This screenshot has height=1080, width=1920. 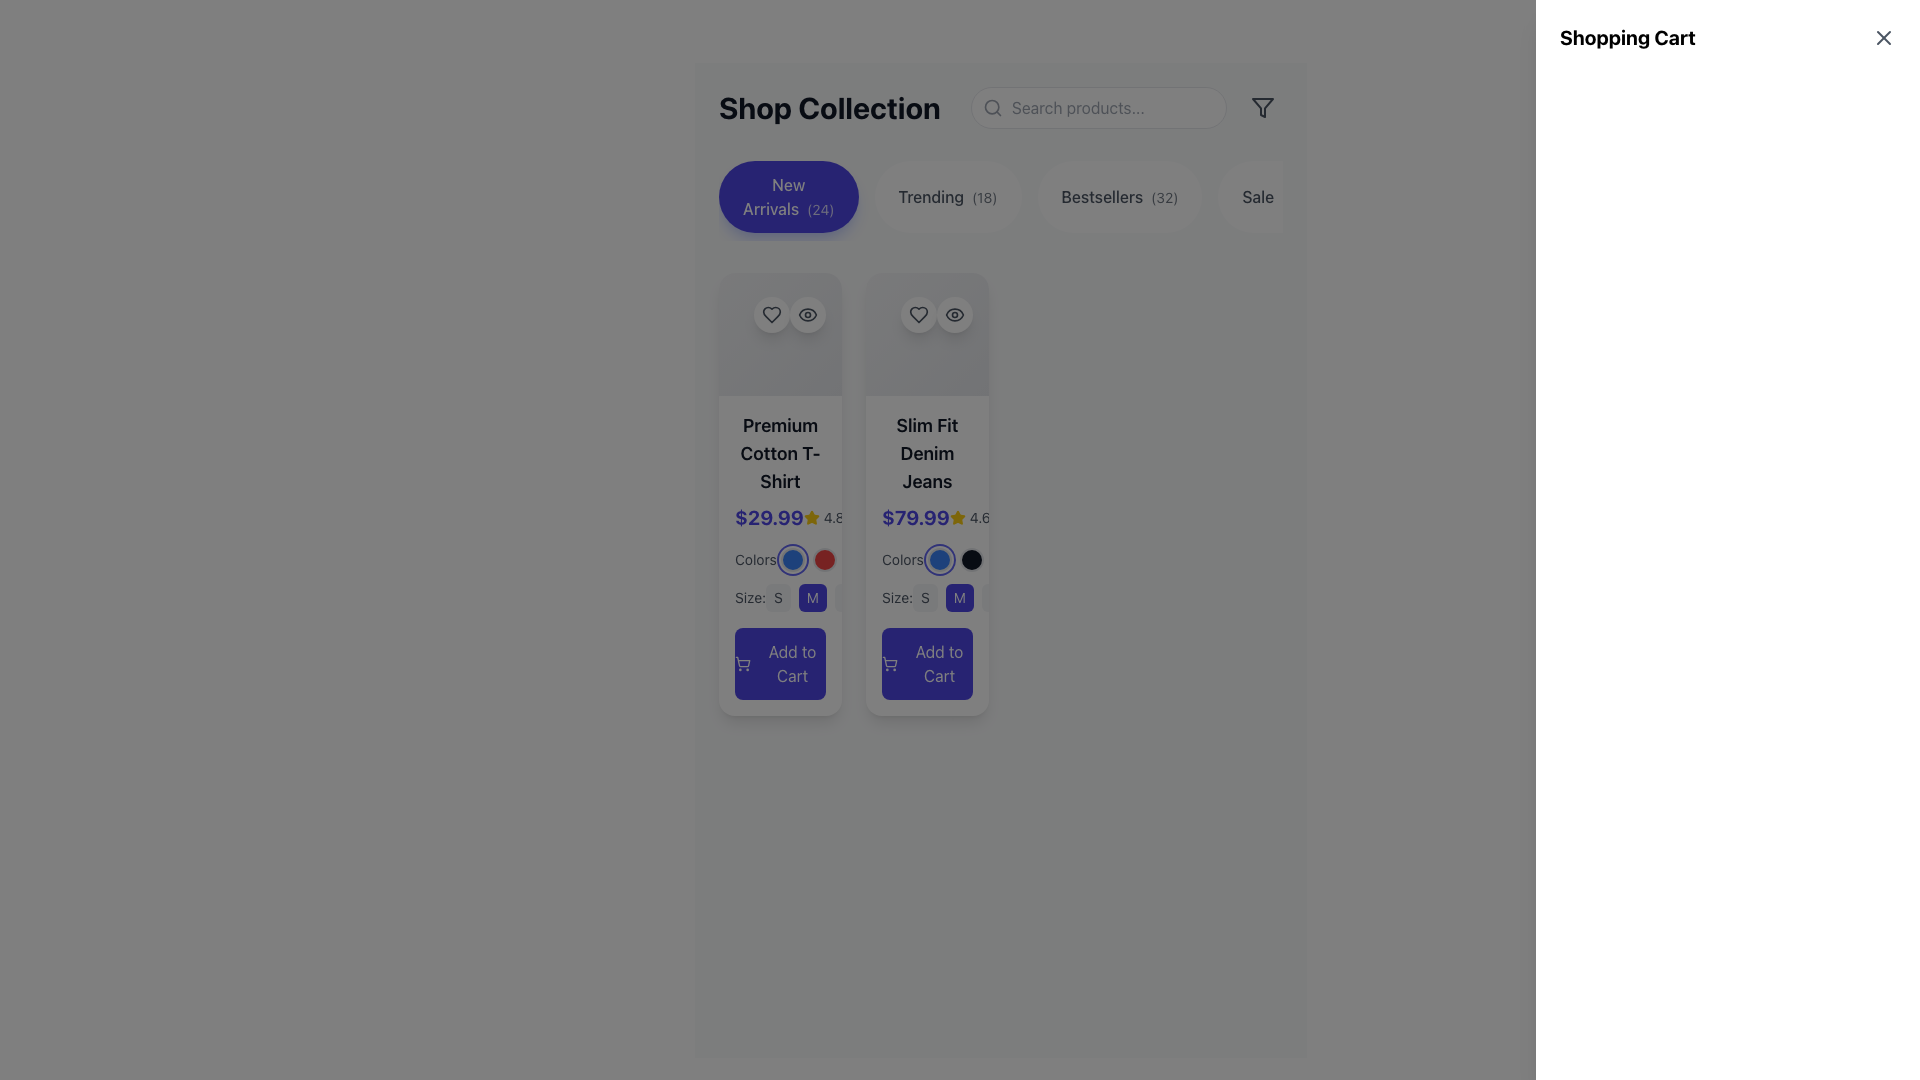 I want to click on the eye icon button located in the right card of the product list under the 'Shop Collection' section, so click(x=807, y=315).